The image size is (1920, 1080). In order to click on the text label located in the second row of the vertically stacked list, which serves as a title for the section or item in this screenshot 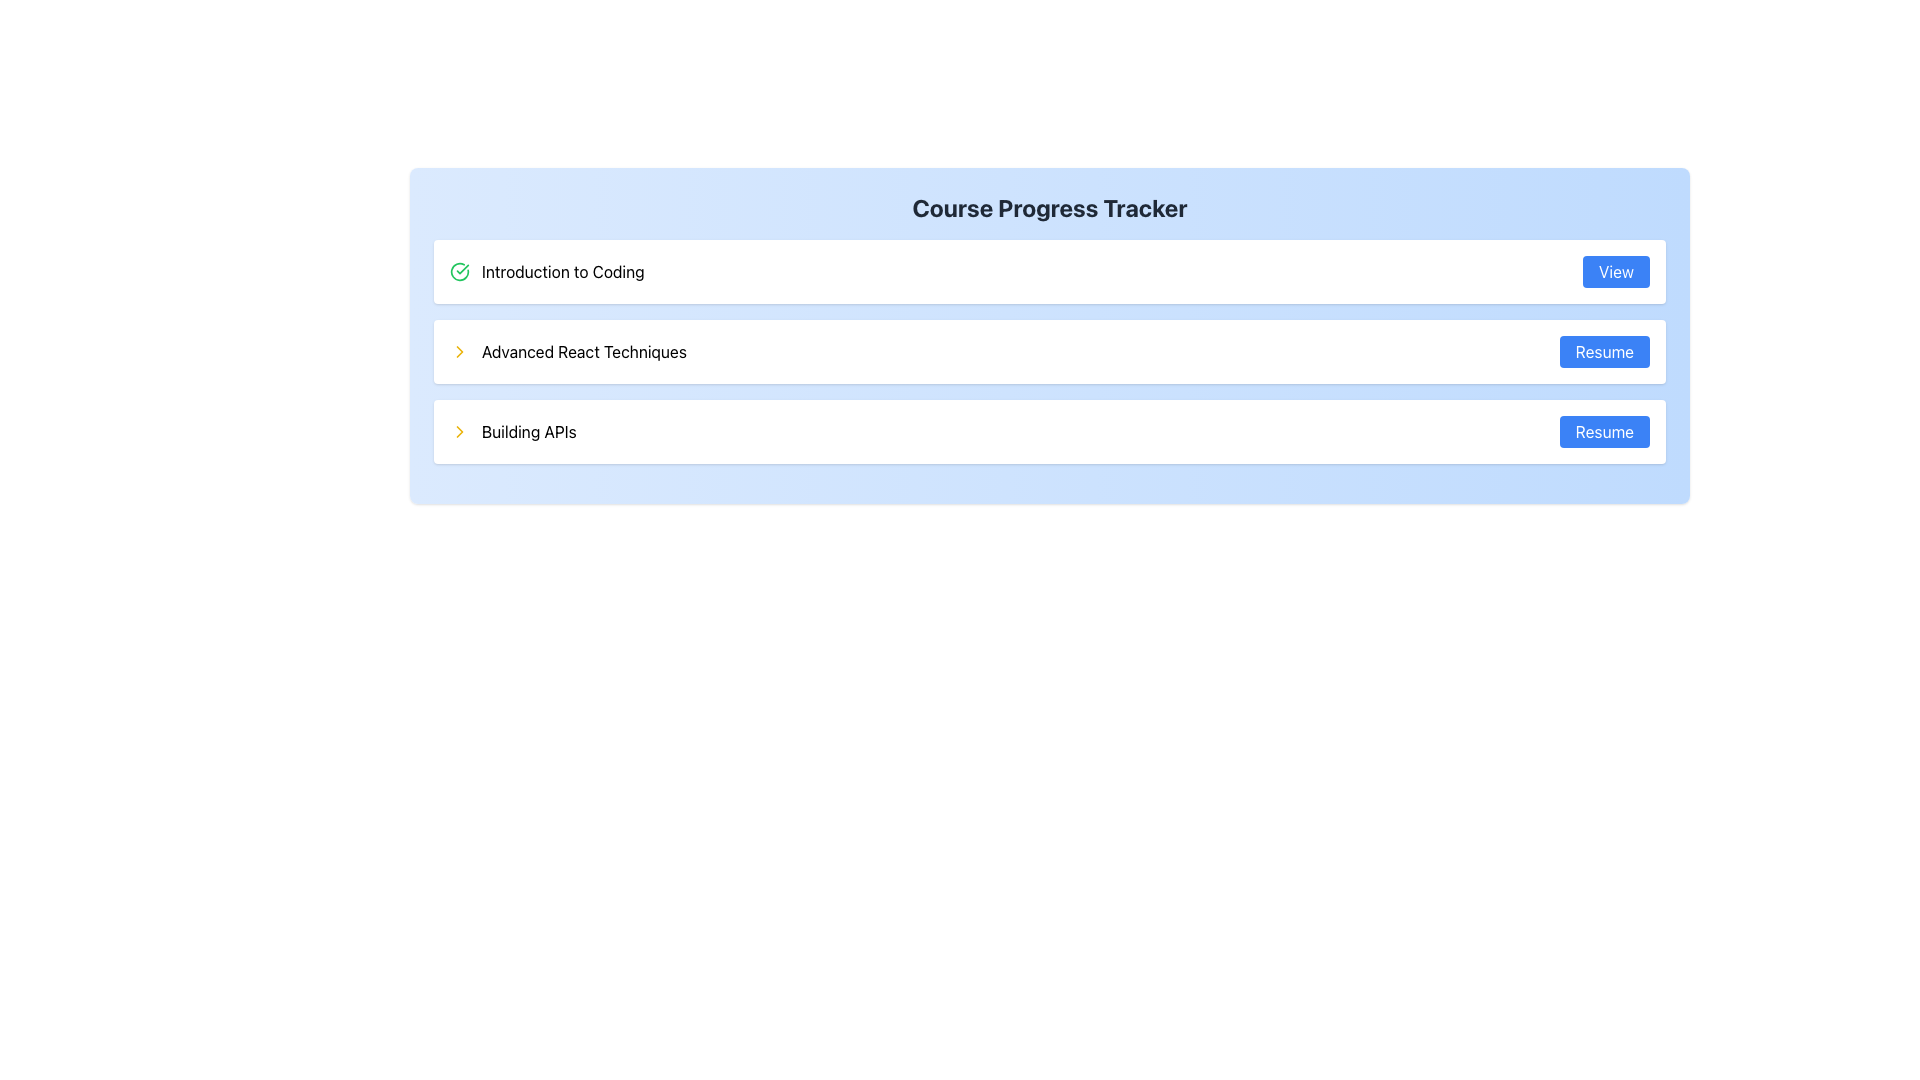, I will do `click(583, 350)`.